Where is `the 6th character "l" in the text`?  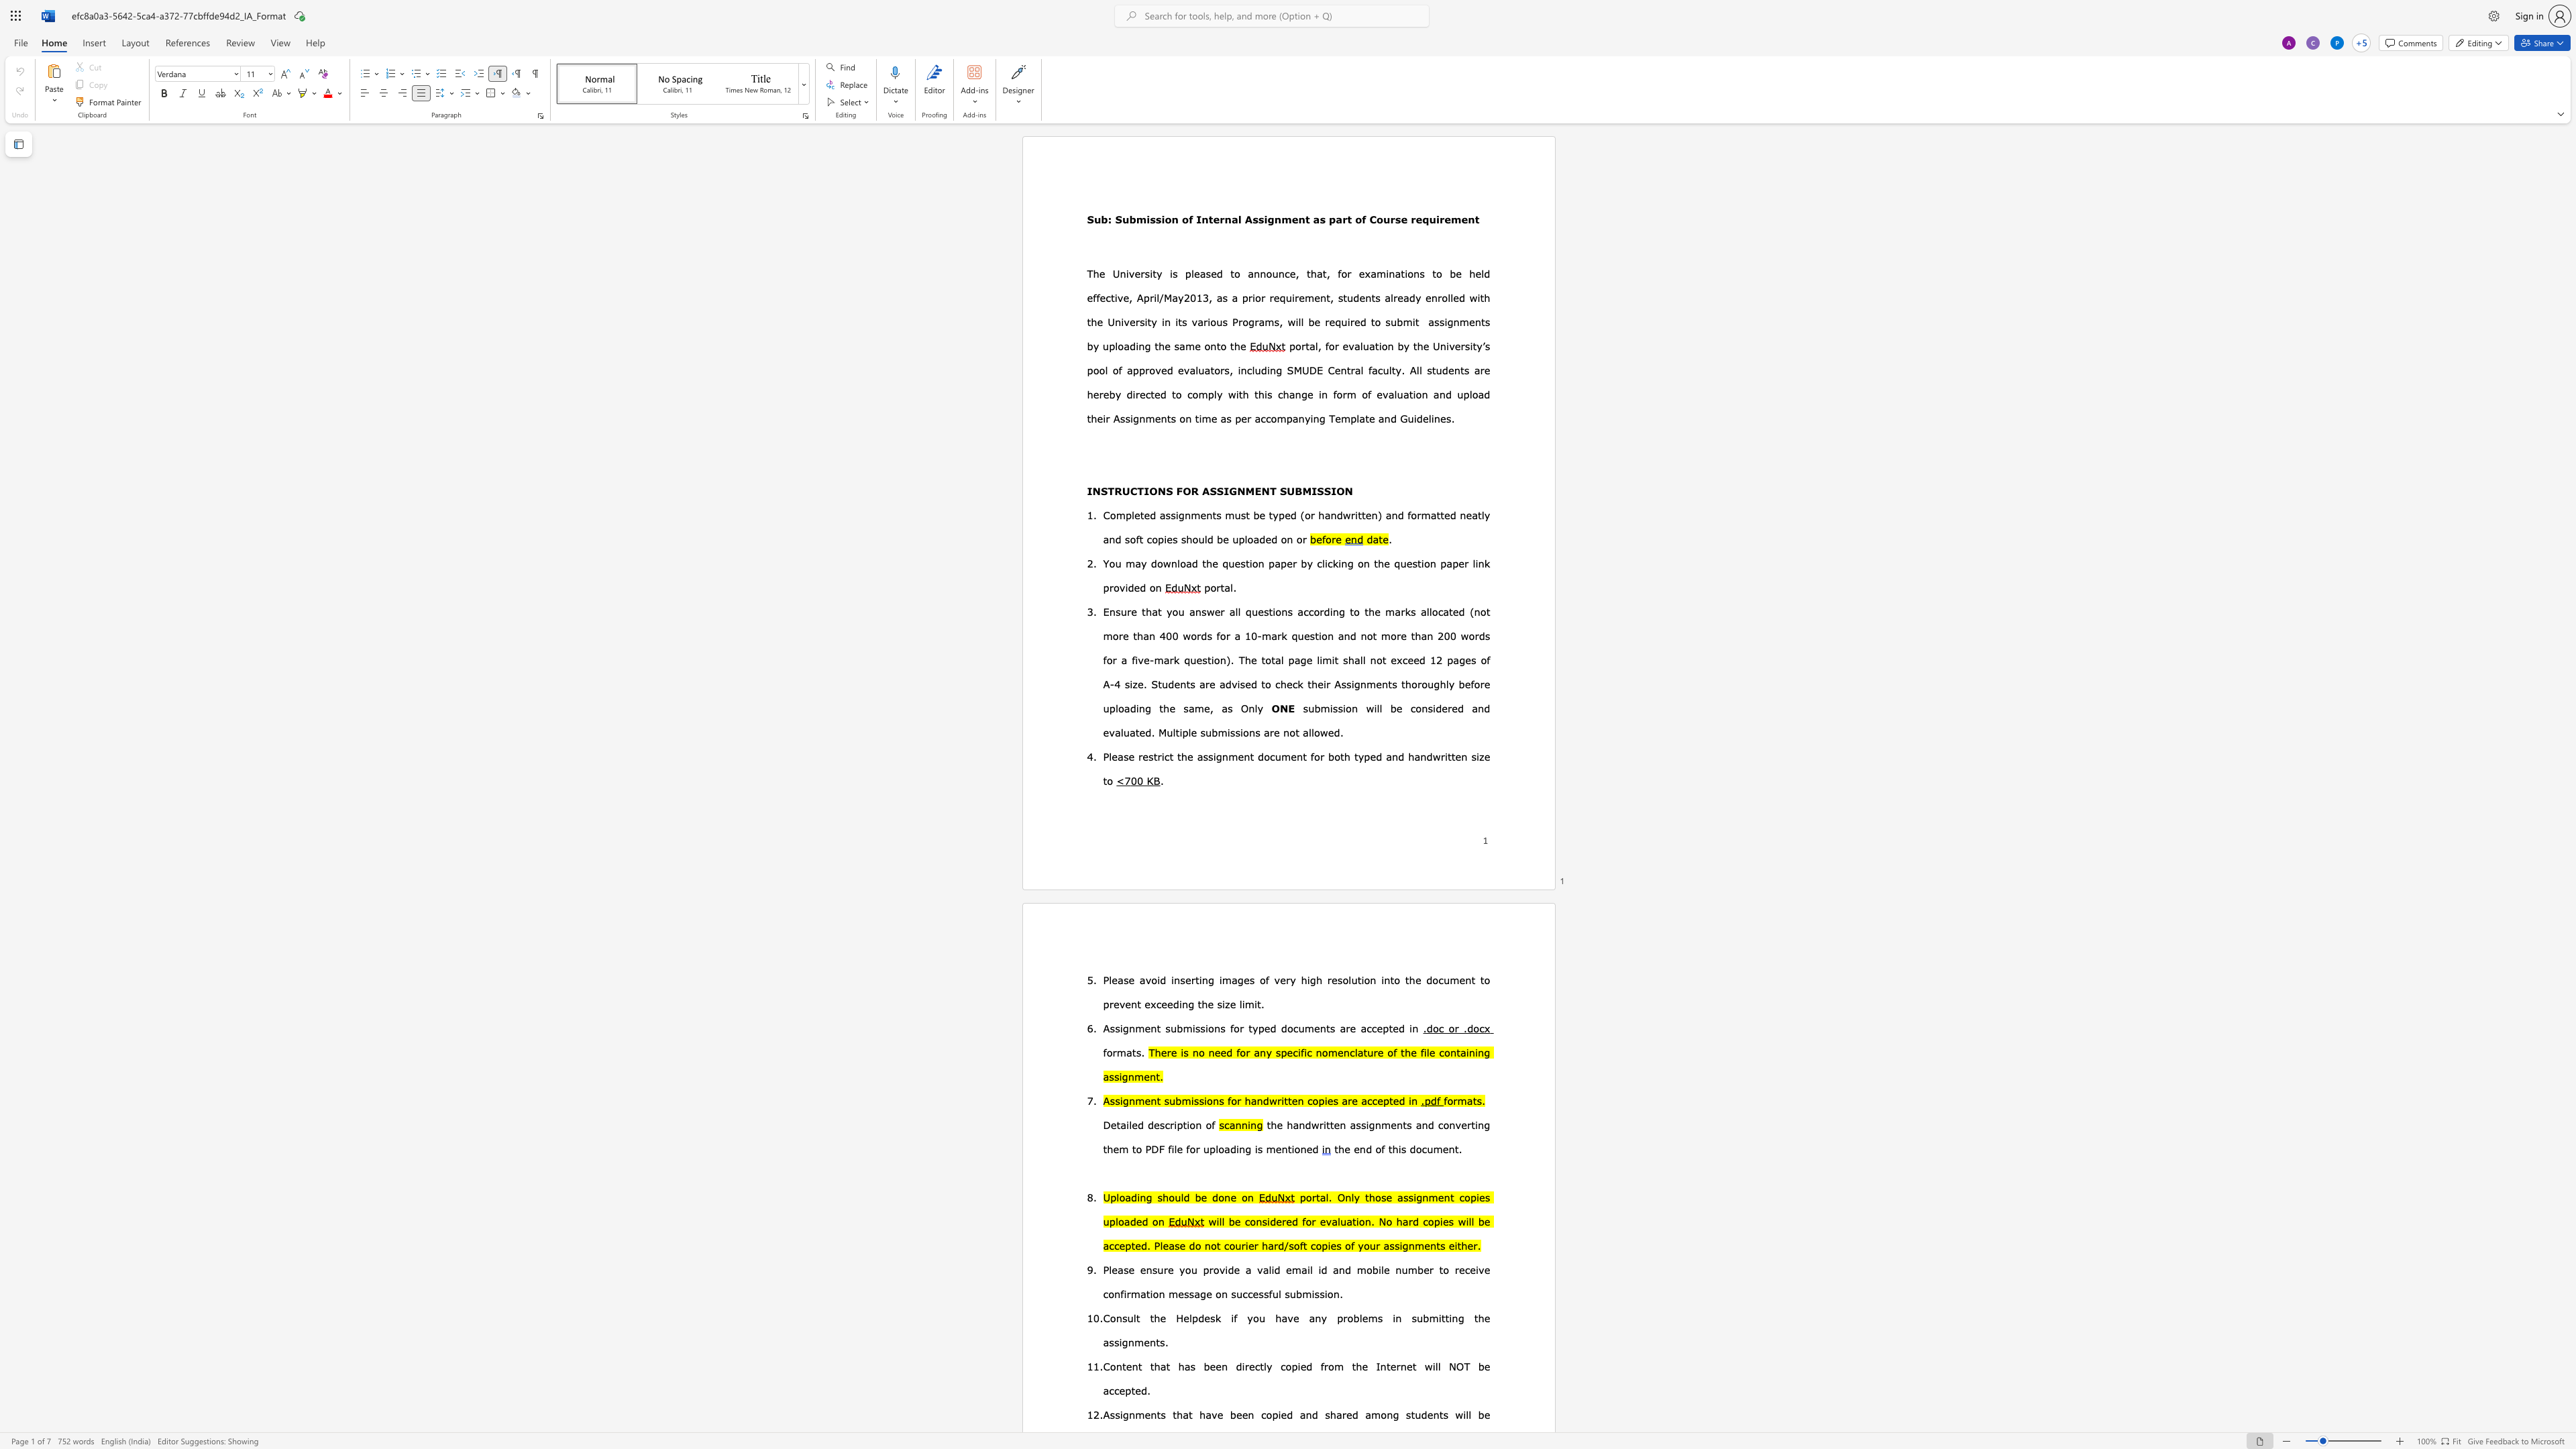 the 6th character "l" in the text is located at coordinates (1389, 369).